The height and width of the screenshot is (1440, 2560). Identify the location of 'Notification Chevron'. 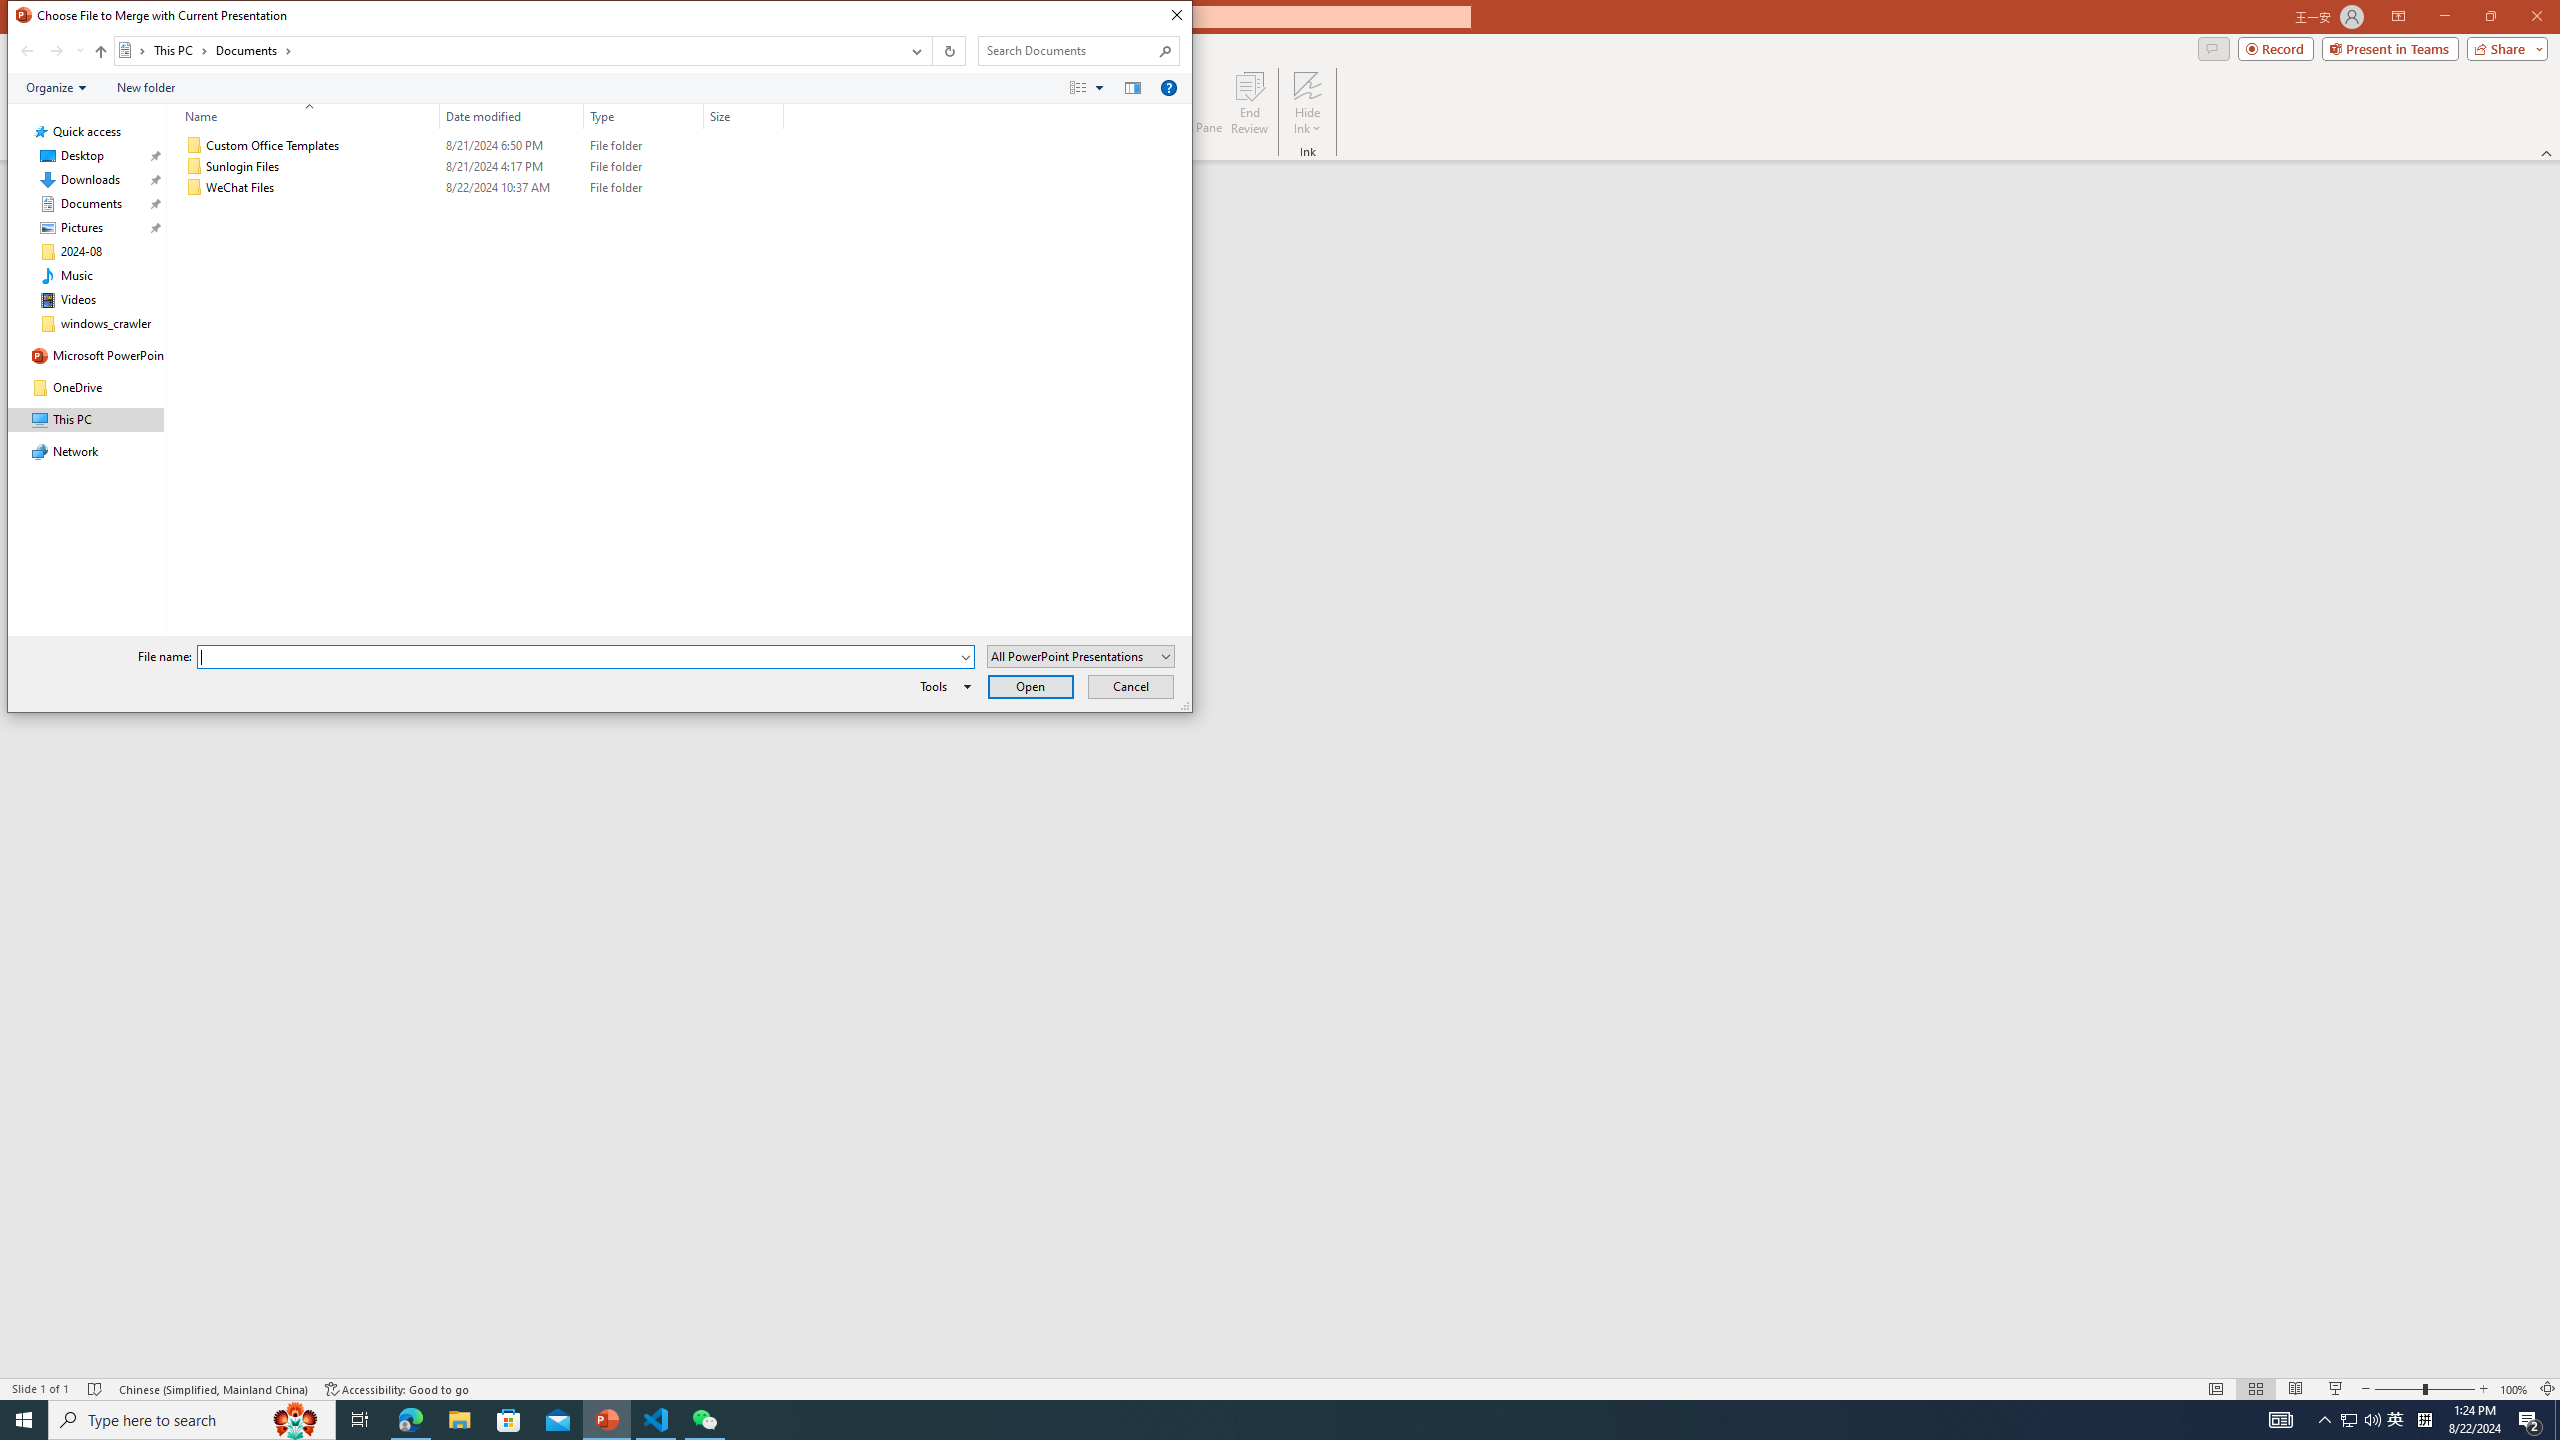
(2324, 1418).